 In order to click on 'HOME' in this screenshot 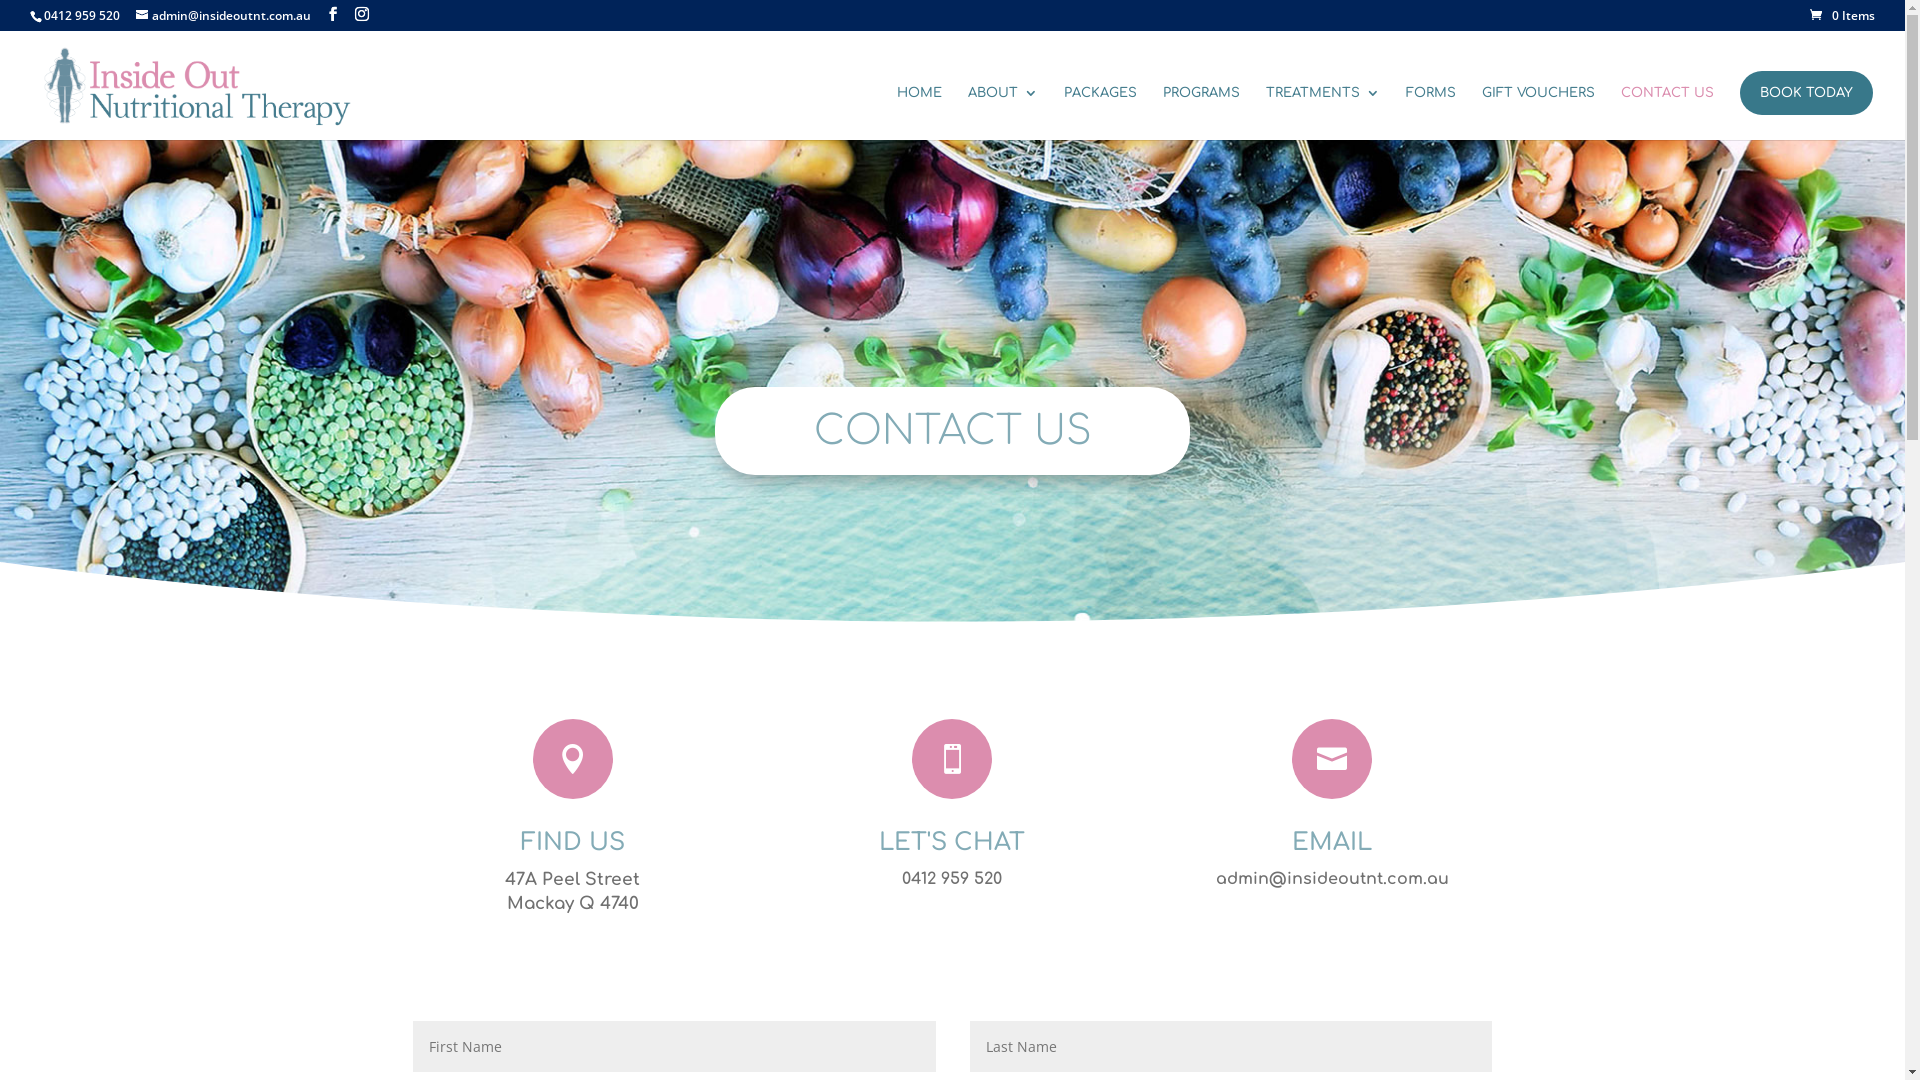, I will do `click(896, 112)`.